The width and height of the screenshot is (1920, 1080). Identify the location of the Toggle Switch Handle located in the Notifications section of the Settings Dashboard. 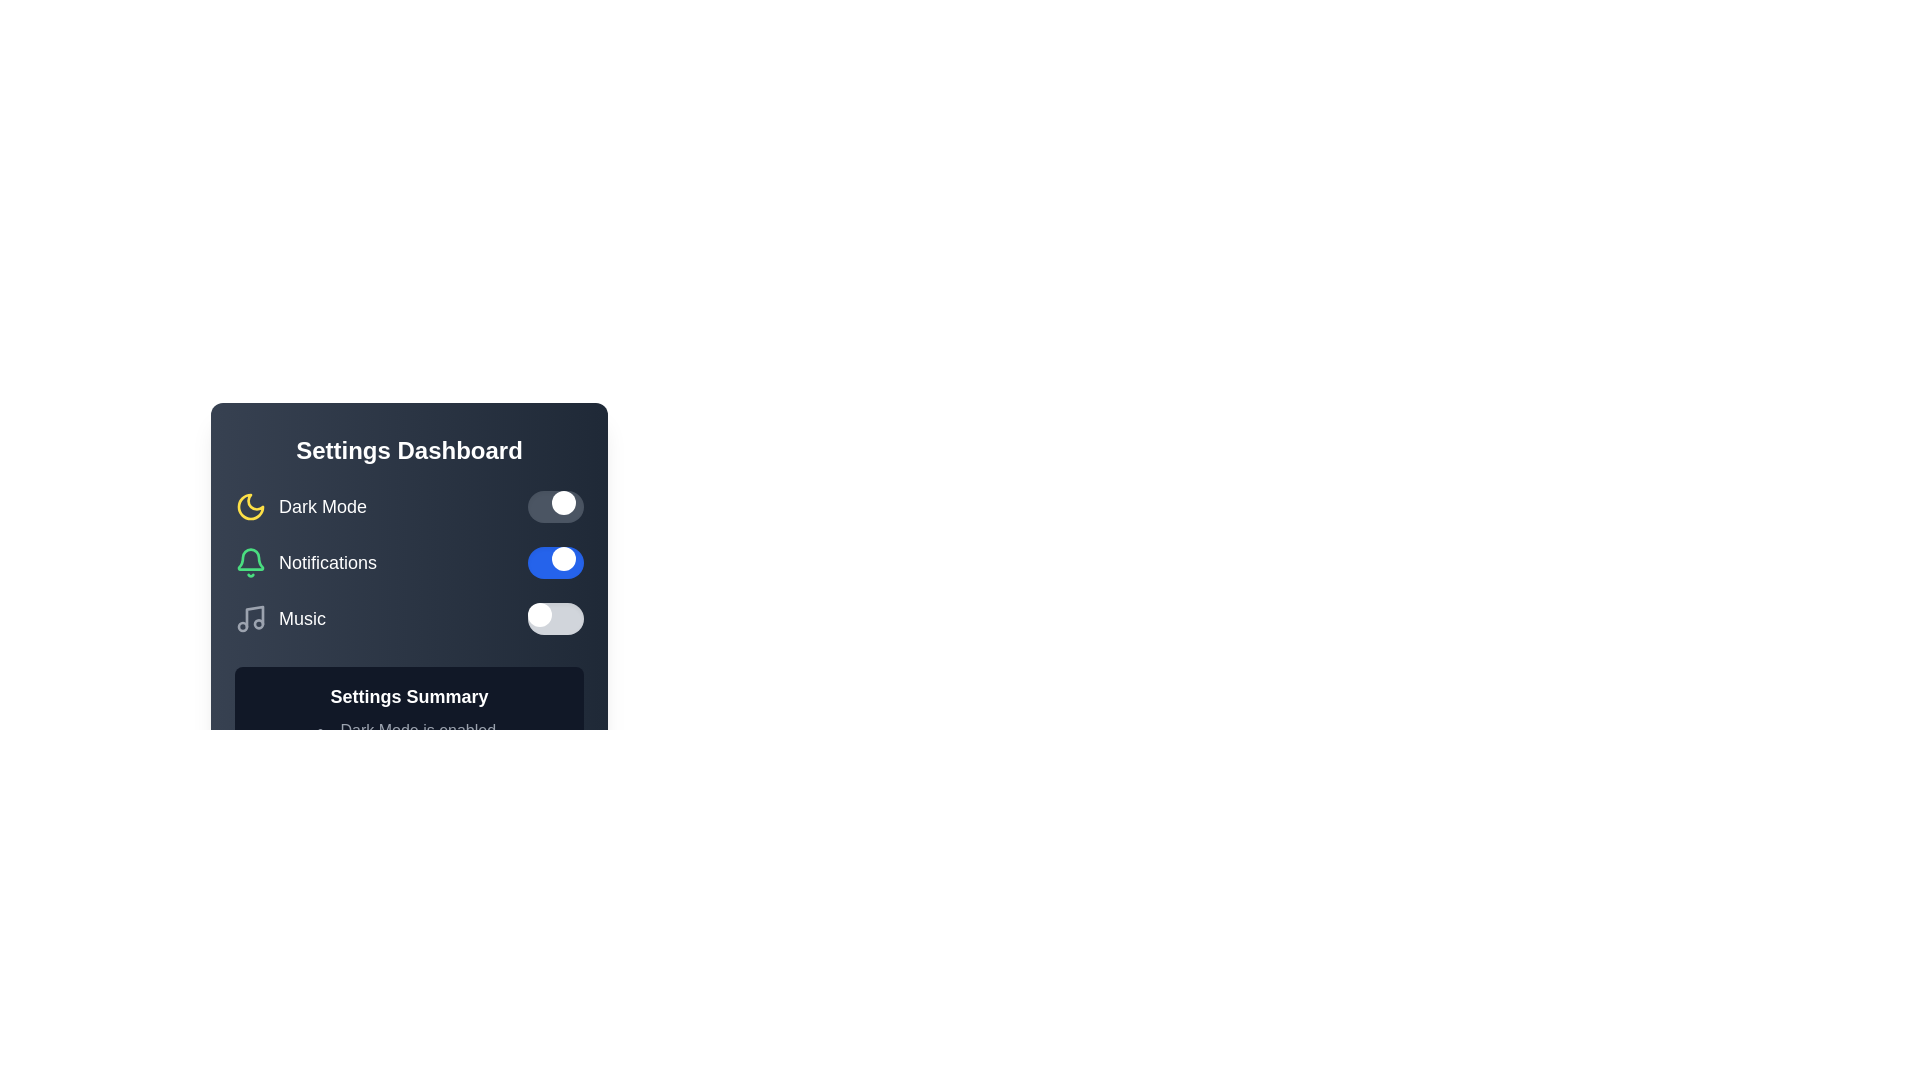
(563, 559).